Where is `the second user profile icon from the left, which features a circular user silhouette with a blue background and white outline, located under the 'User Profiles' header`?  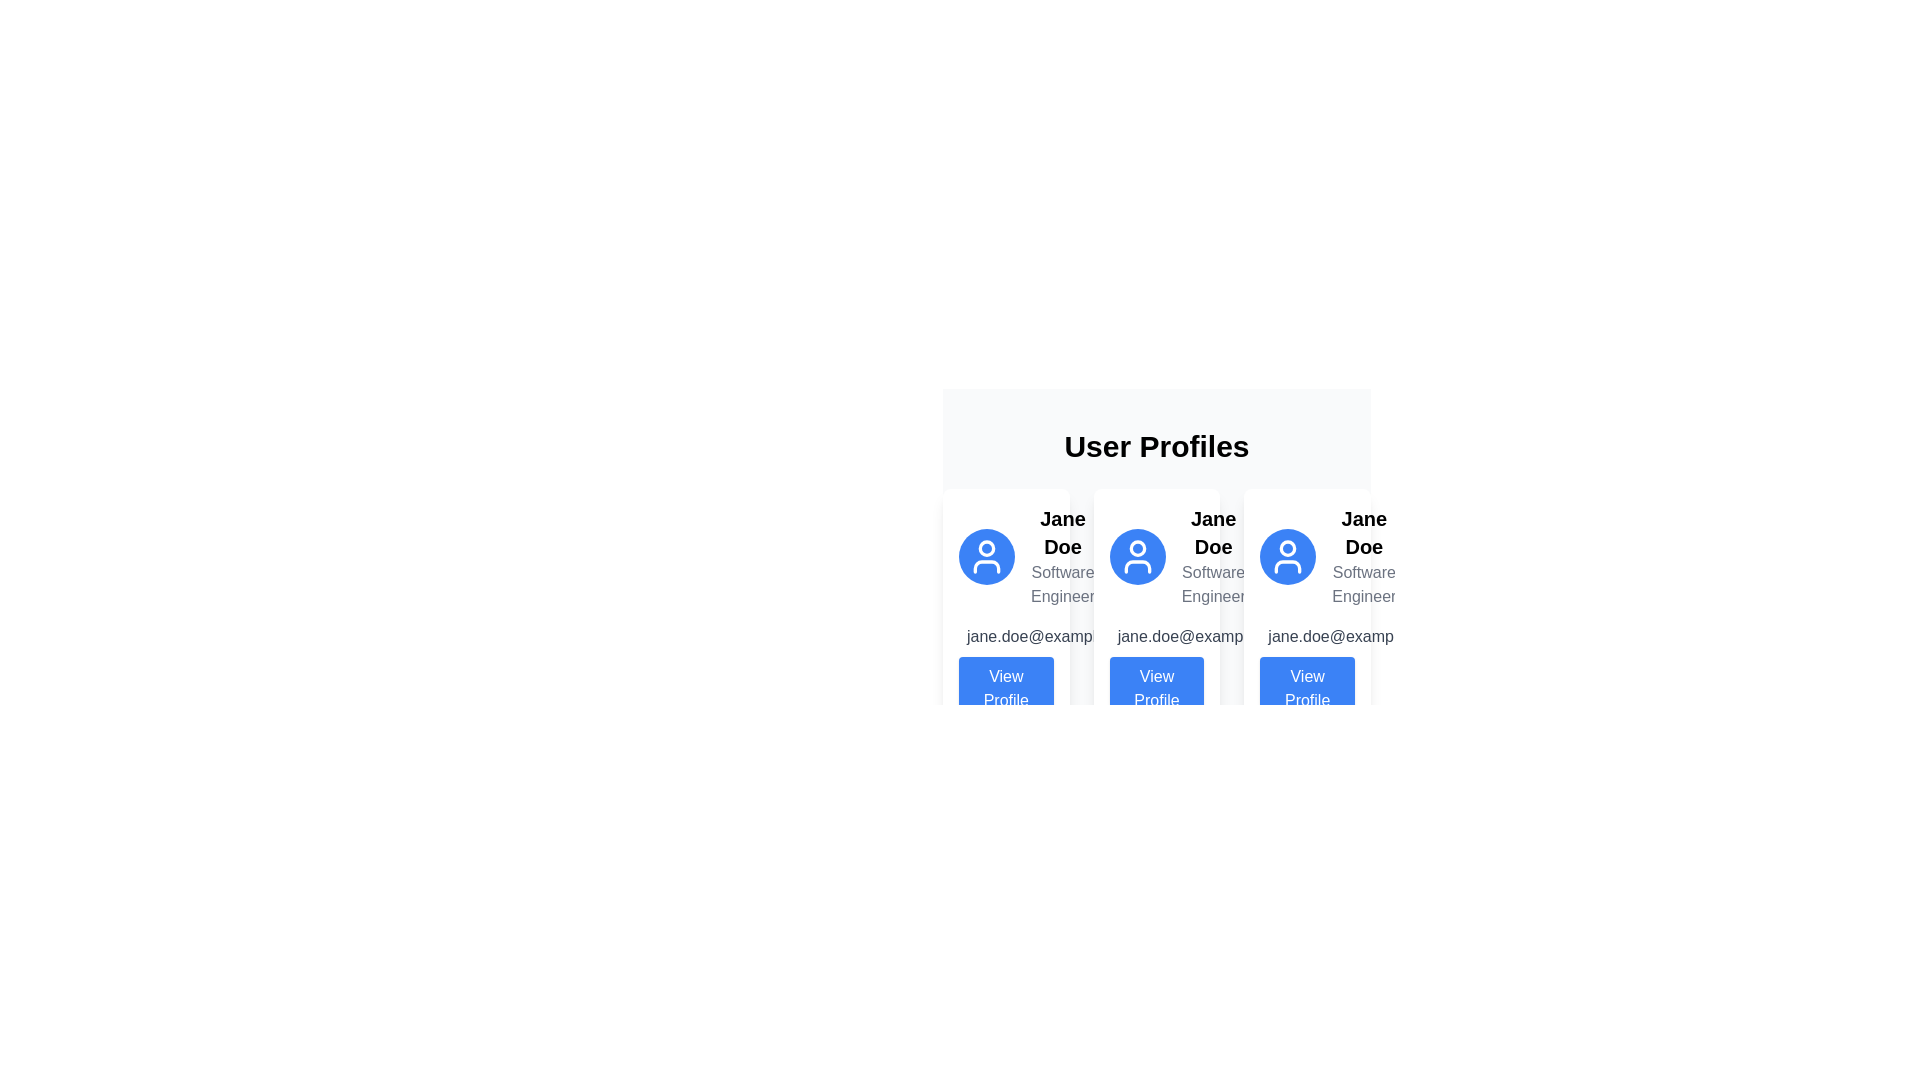 the second user profile icon from the left, which features a circular user silhouette with a blue background and white outline, located under the 'User Profiles' header is located at coordinates (1137, 556).